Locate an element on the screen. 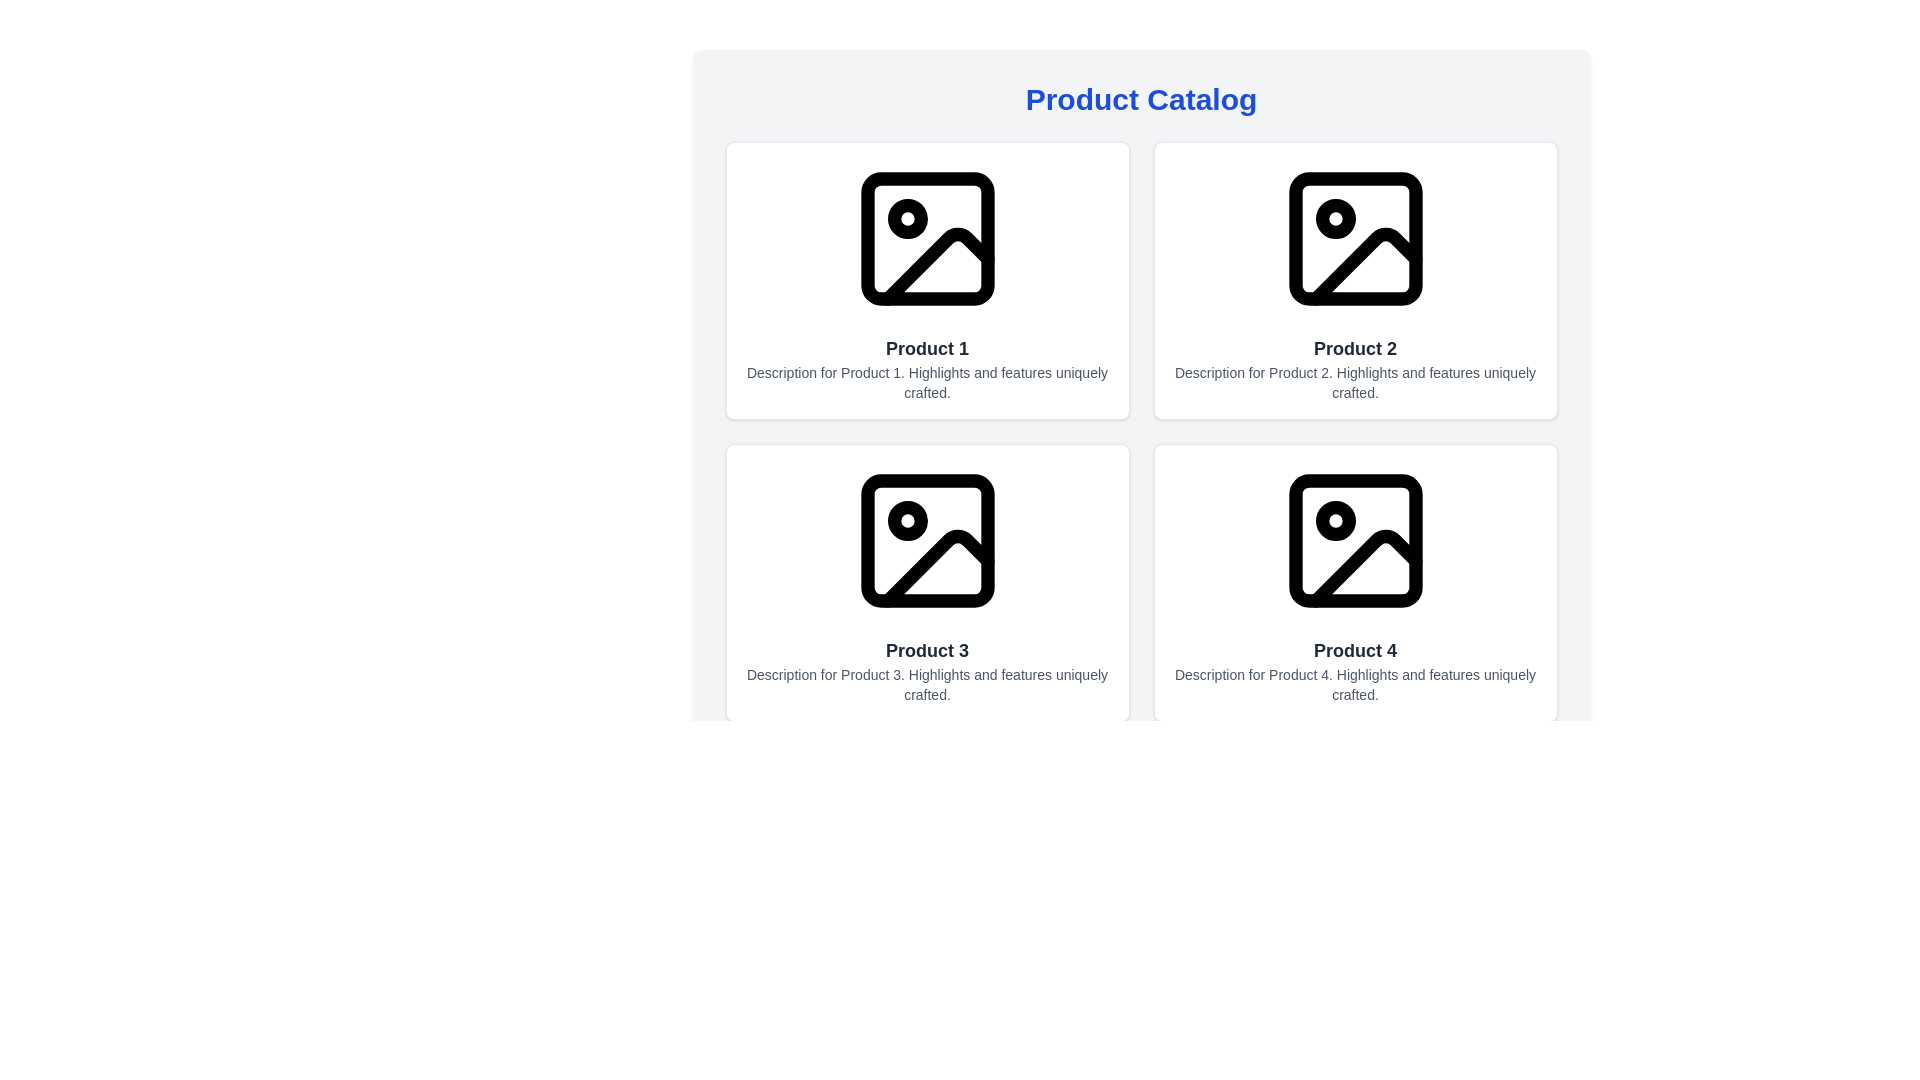 This screenshot has height=1080, width=1920. the Image placeholder icon (SVG graphic) that visually represents an image for 'Product 4', located in the upper section of its card is located at coordinates (1355, 540).